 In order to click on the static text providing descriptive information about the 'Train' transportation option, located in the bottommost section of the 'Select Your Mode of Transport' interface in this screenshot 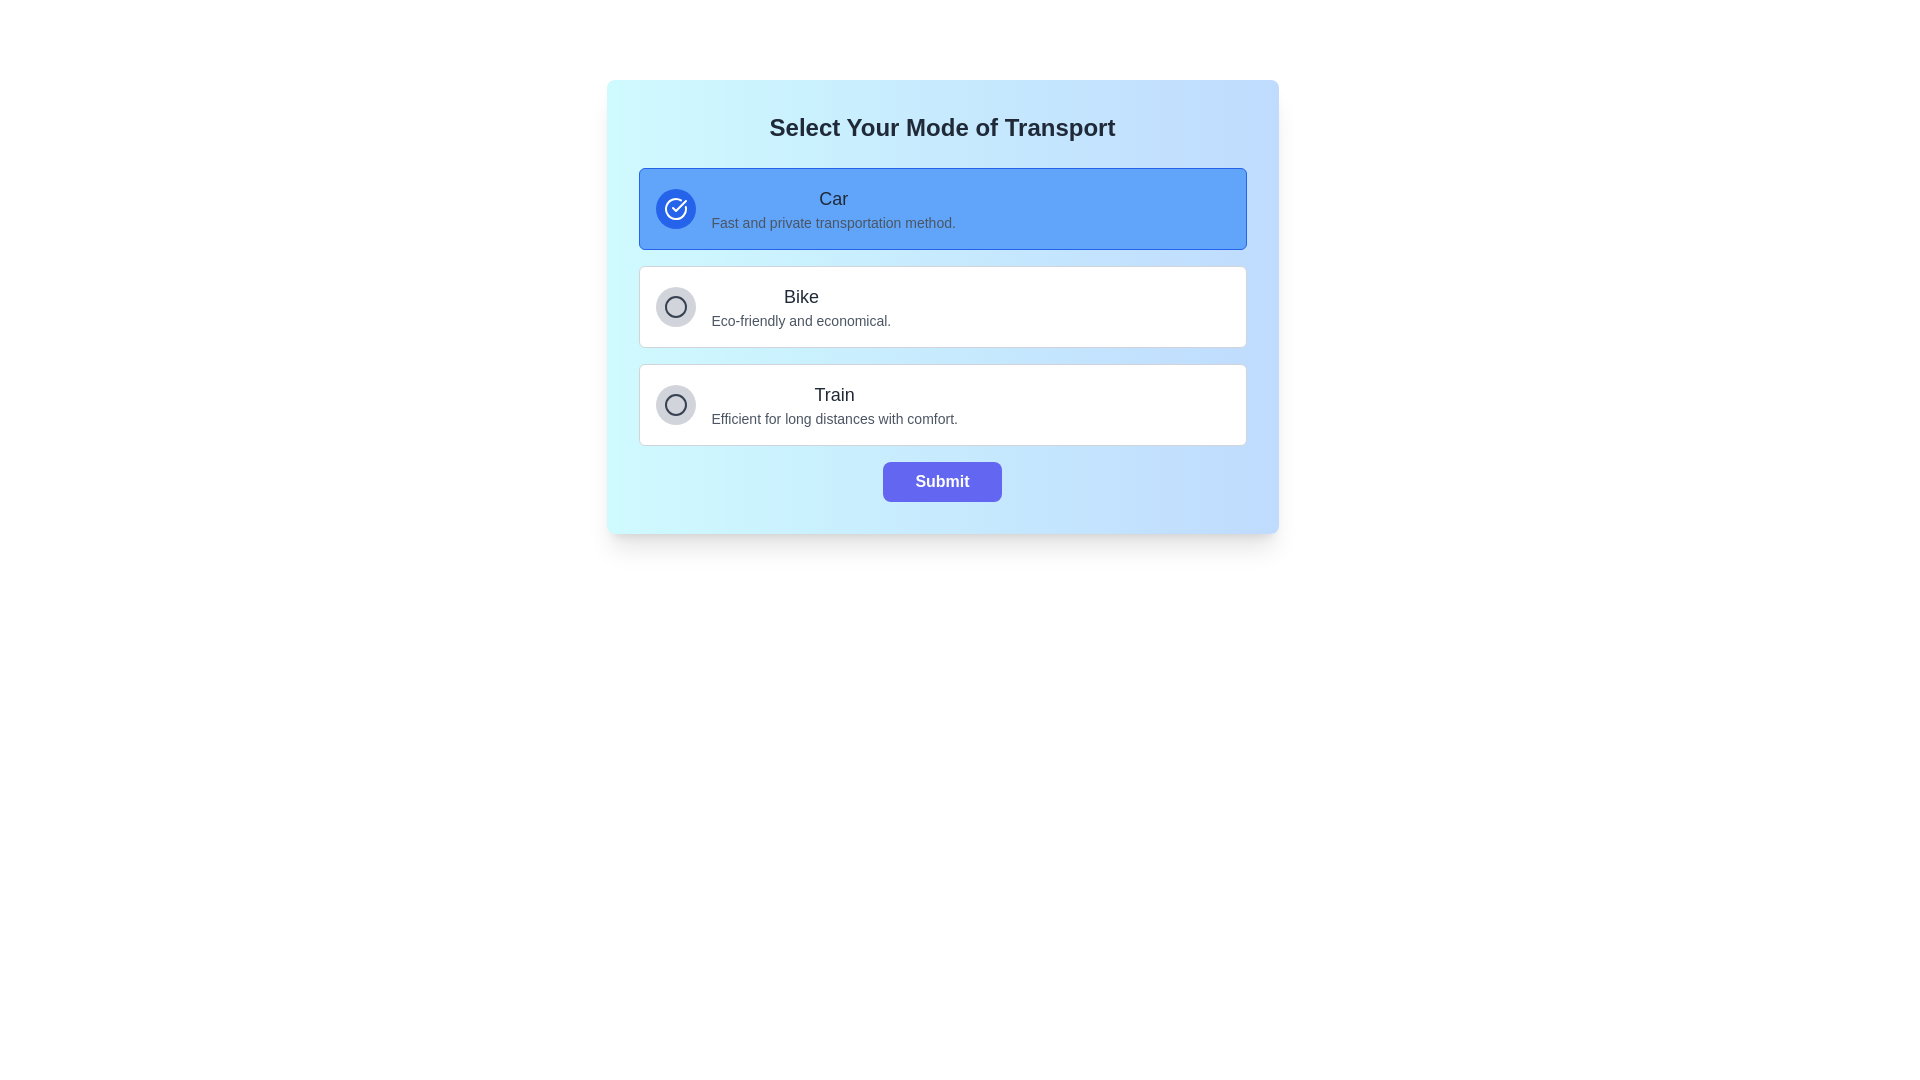, I will do `click(834, 418)`.